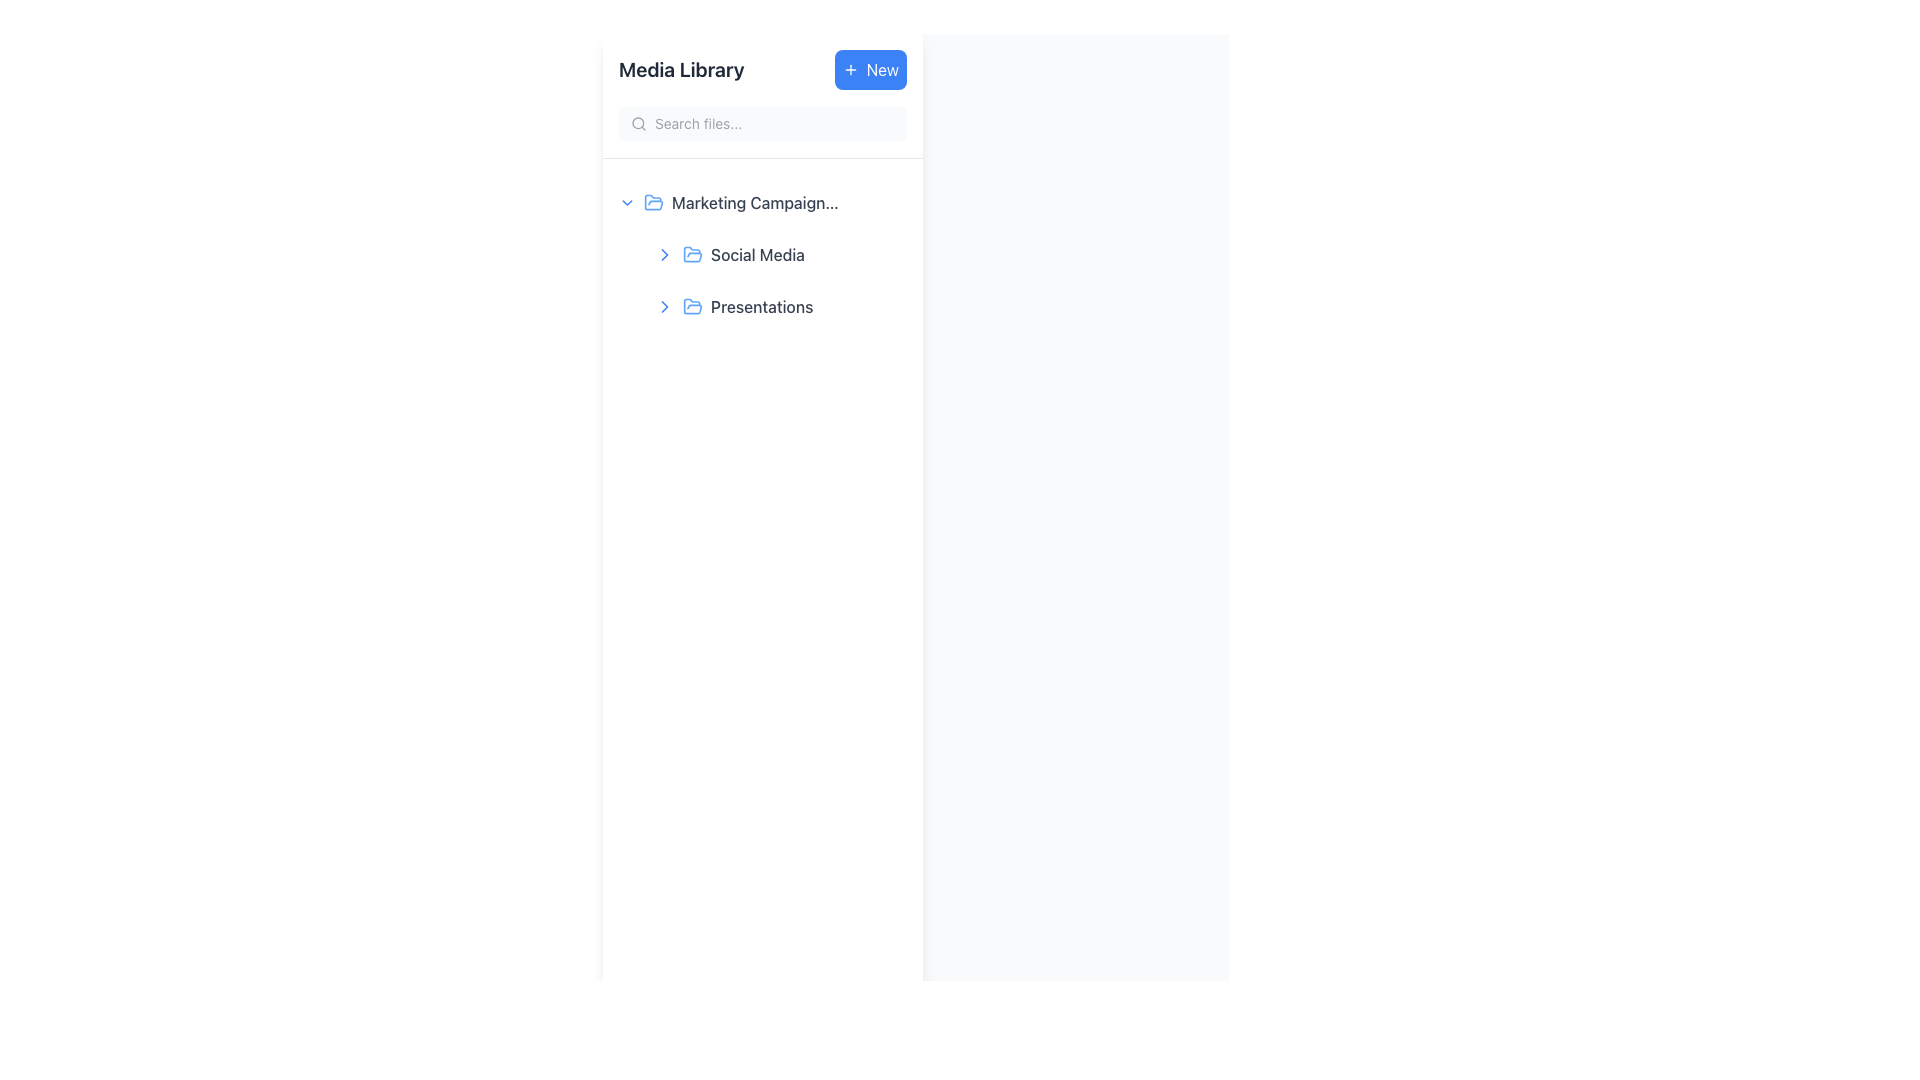  I want to click on the search bar input field, which is styled with rounded corners and a light gray background, to focus on it, so click(762, 123).